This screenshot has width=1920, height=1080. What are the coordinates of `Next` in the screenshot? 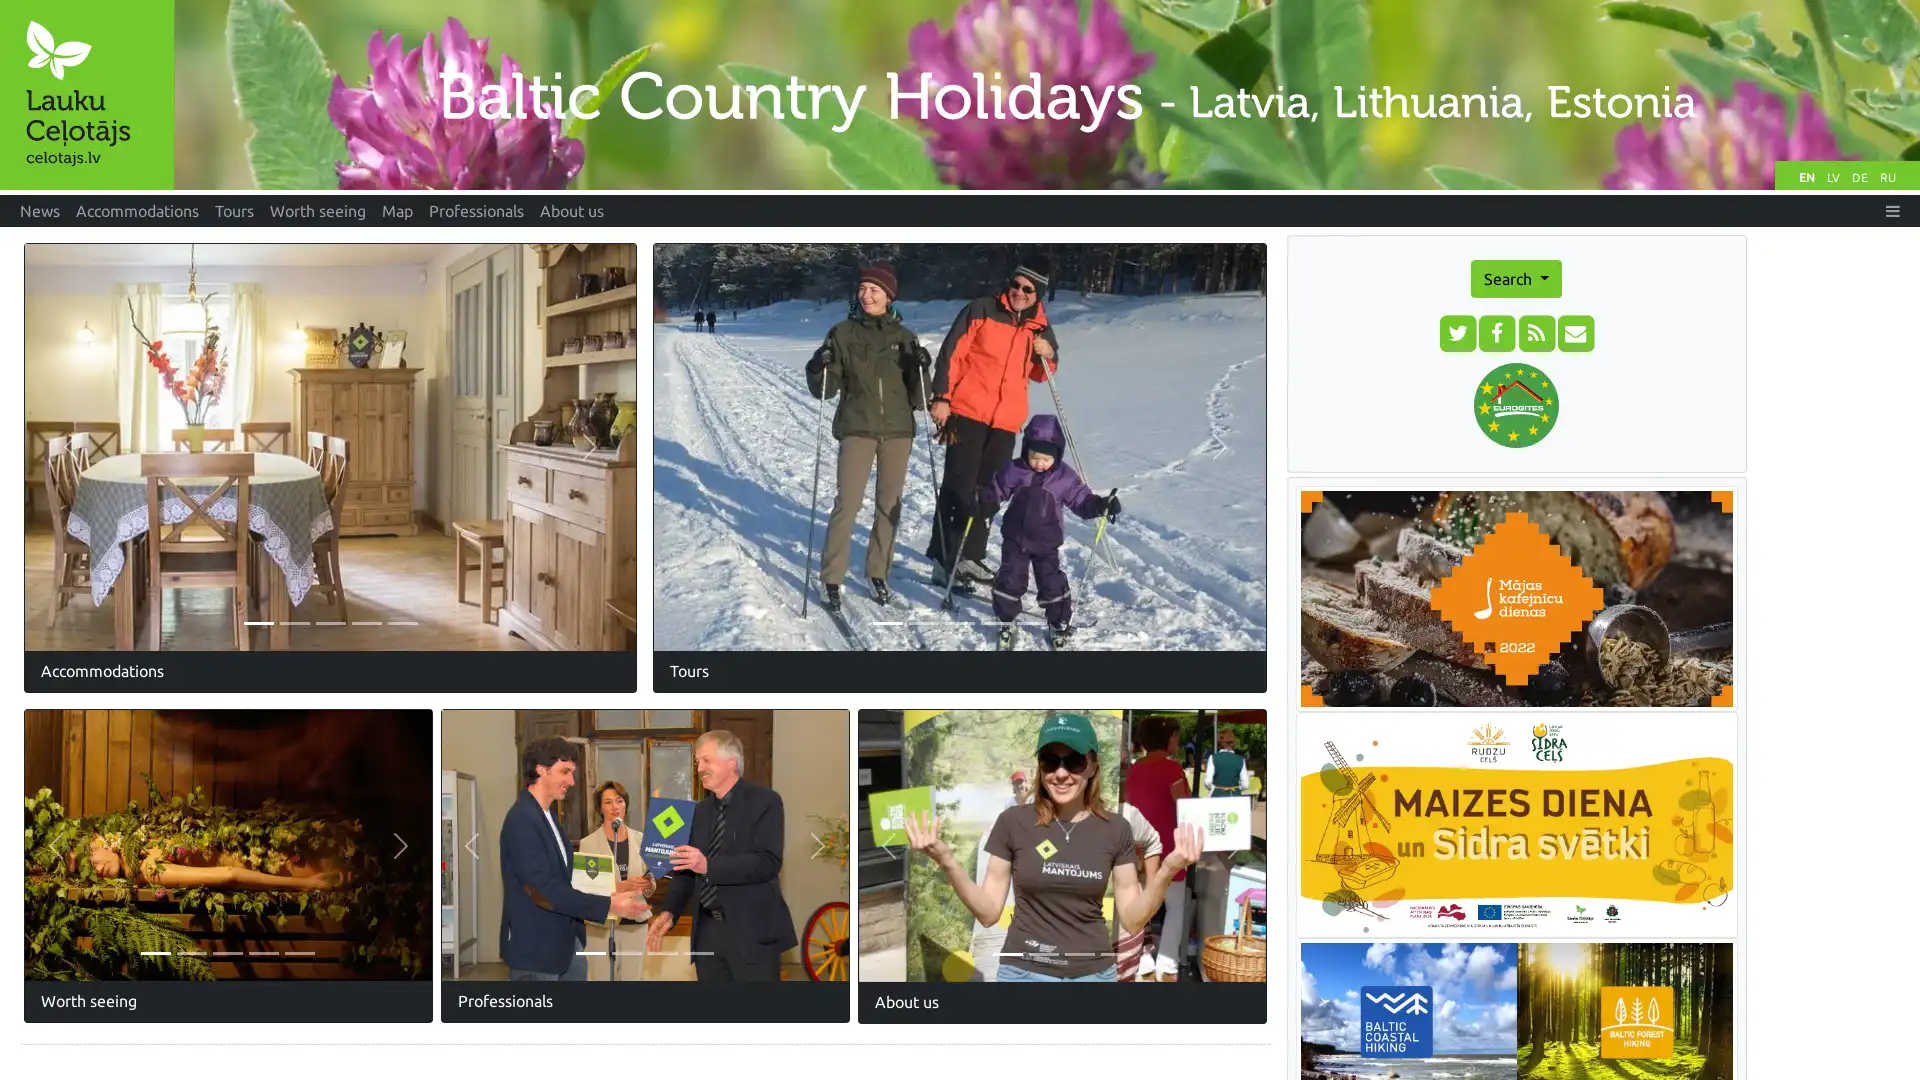 It's located at (400, 845).